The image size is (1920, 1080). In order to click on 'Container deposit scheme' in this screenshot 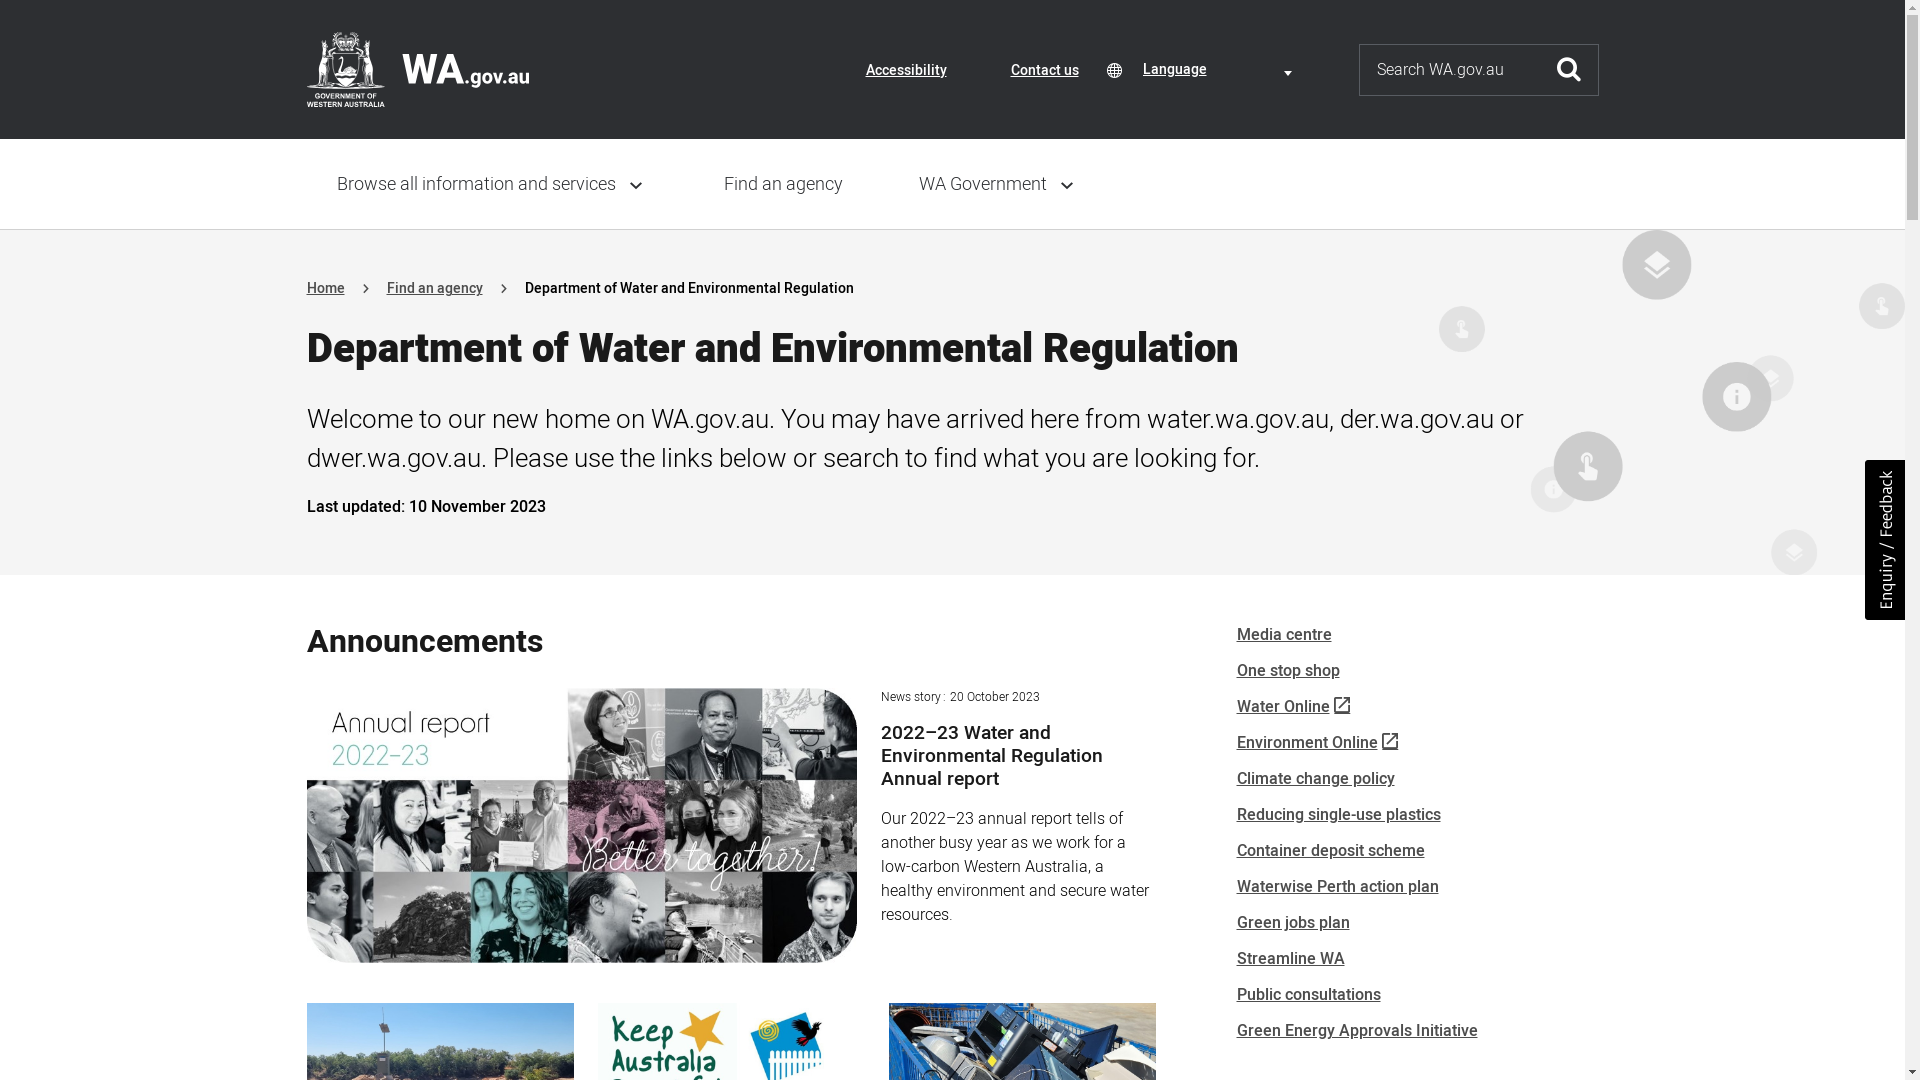, I will do `click(1235, 851)`.